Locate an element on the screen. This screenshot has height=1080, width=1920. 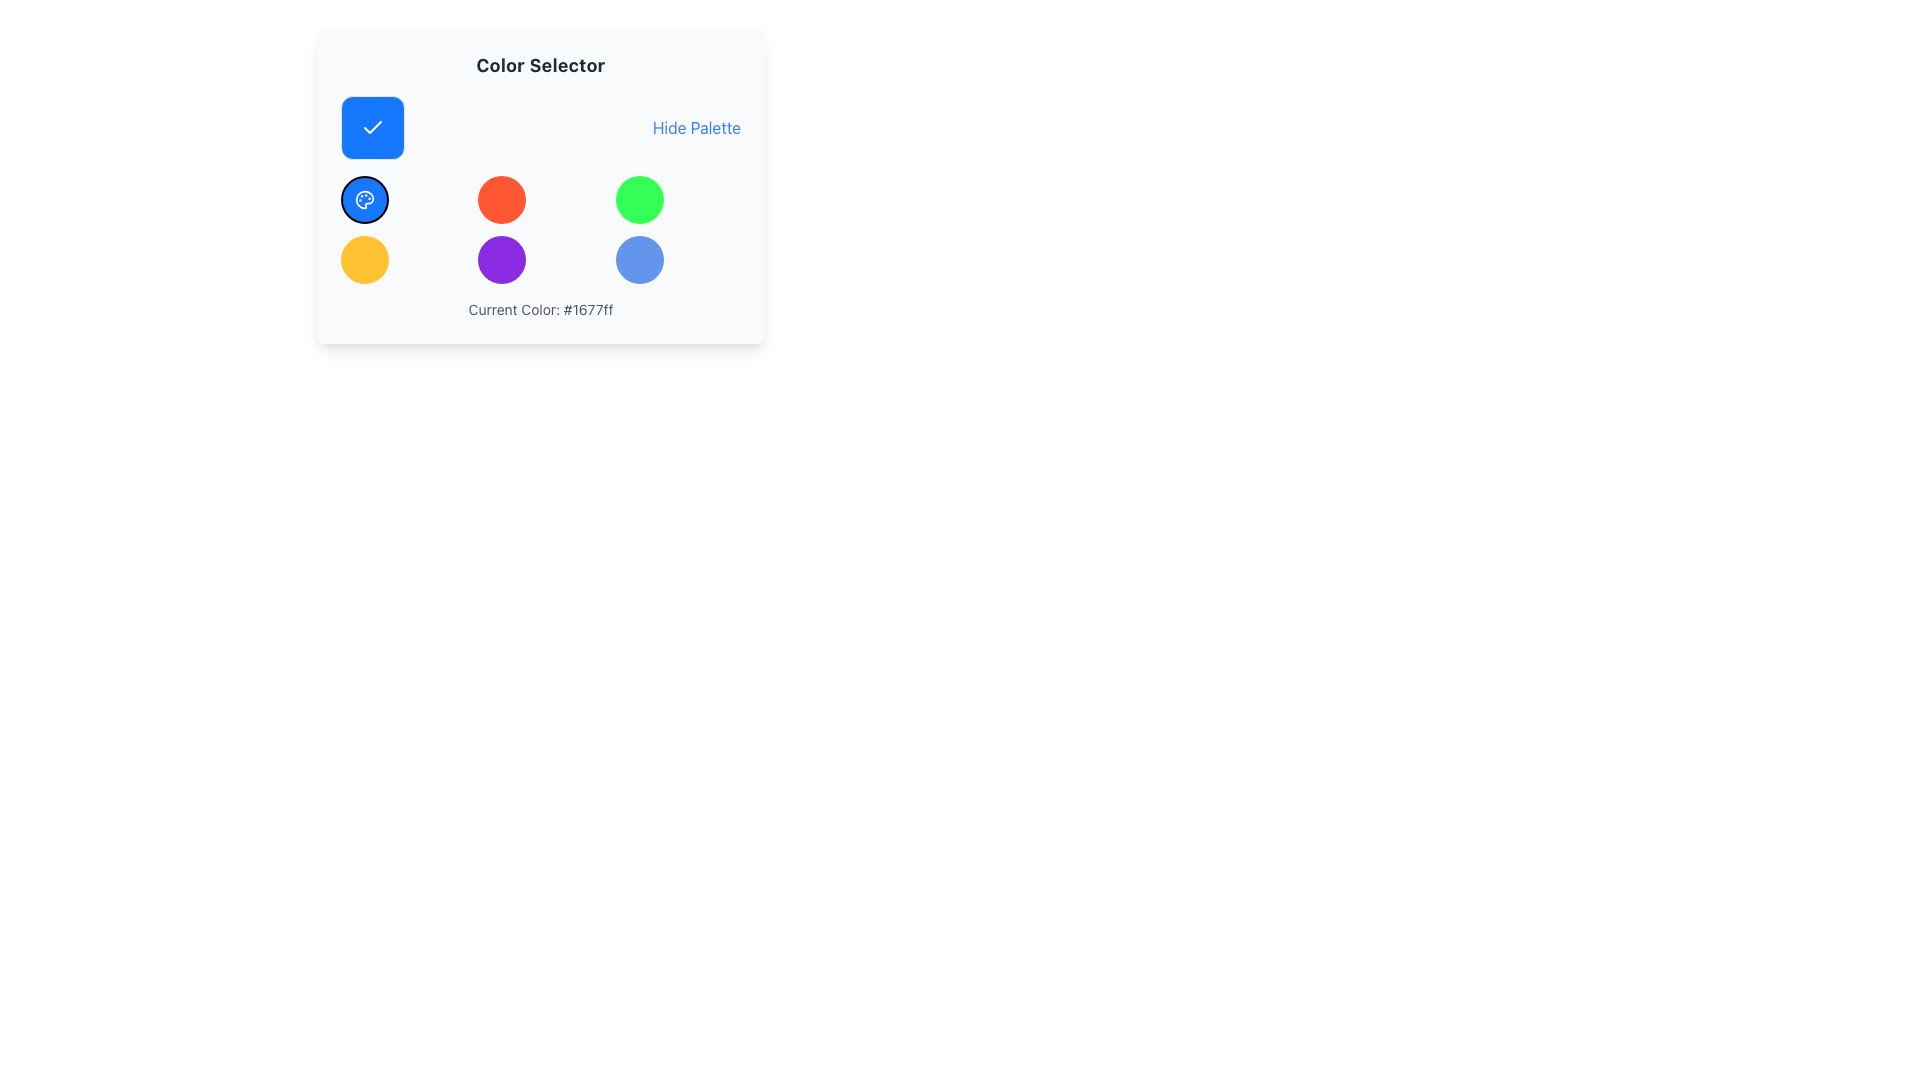
the color selection button located in the bottom-right corner of the 3x3 grid of the color palette is located at coordinates (638, 258).